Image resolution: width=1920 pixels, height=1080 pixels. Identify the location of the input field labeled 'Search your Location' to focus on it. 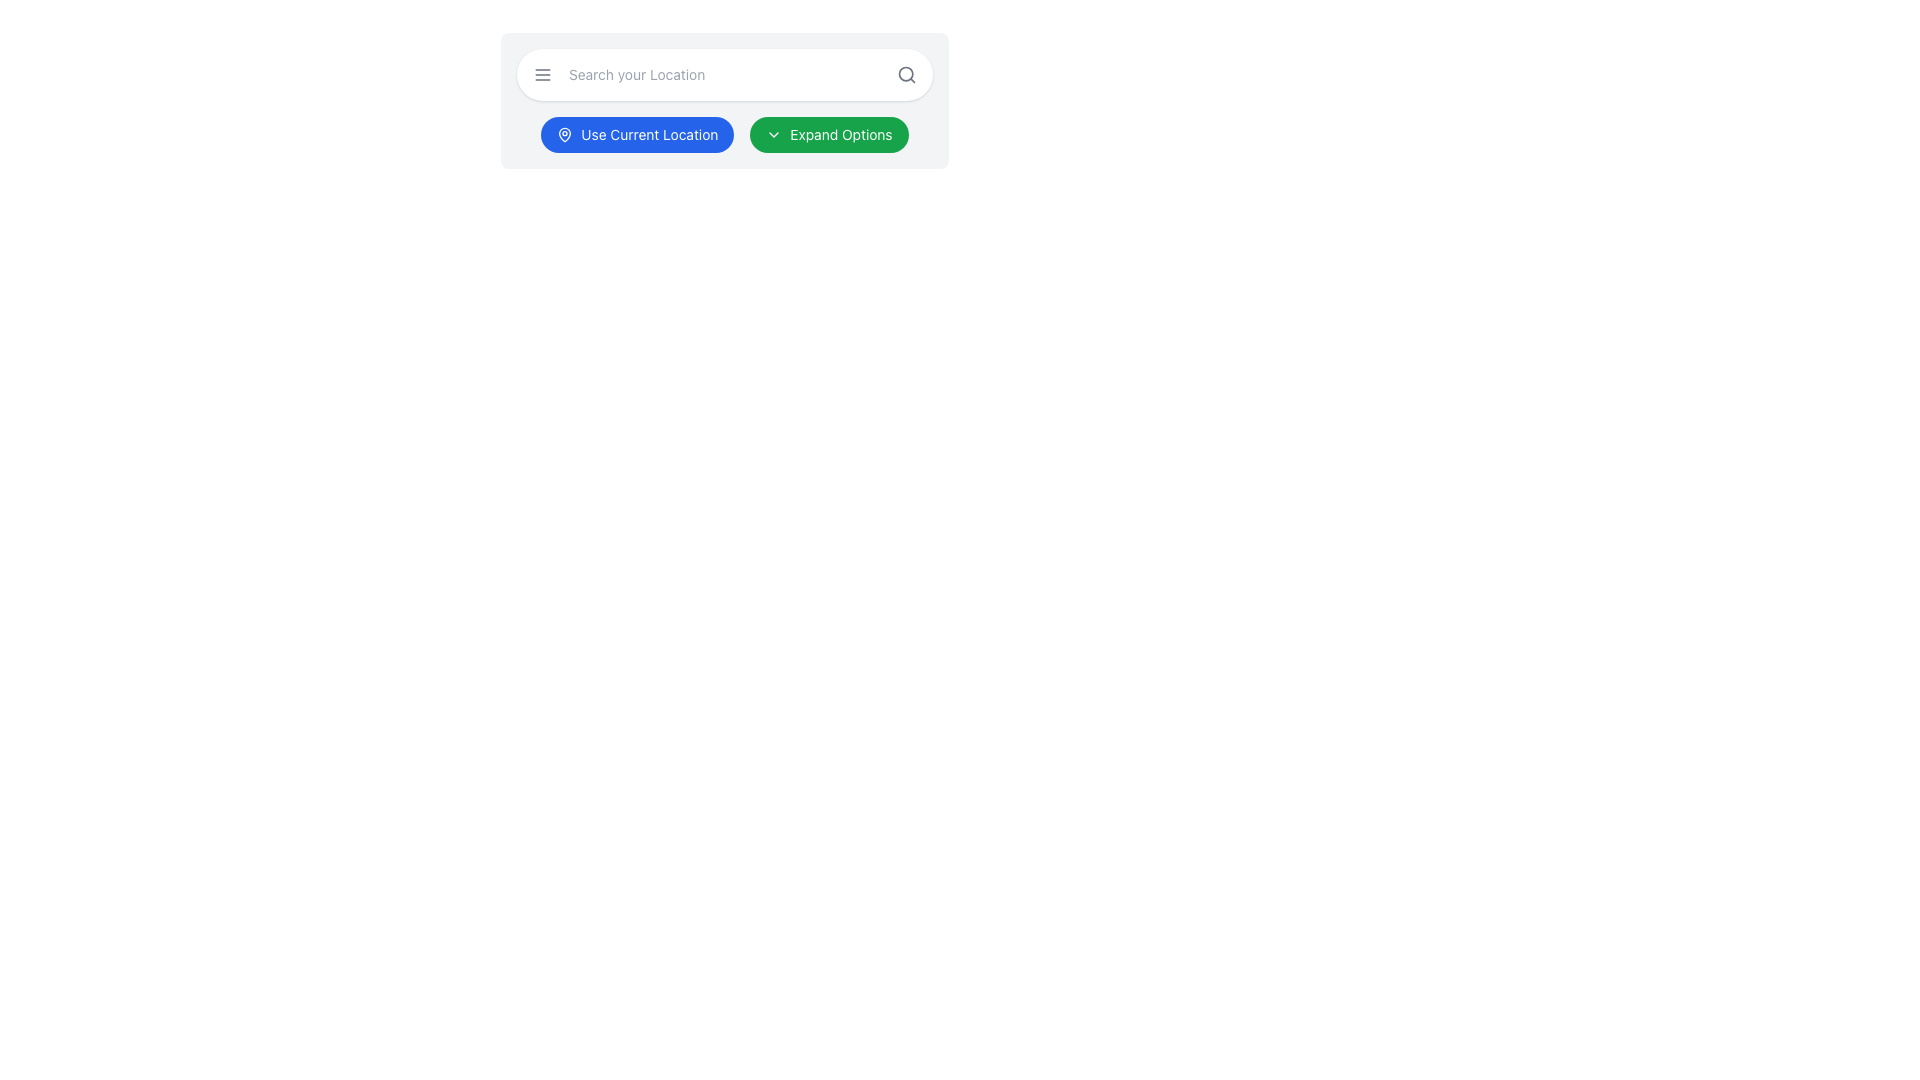
(723, 73).